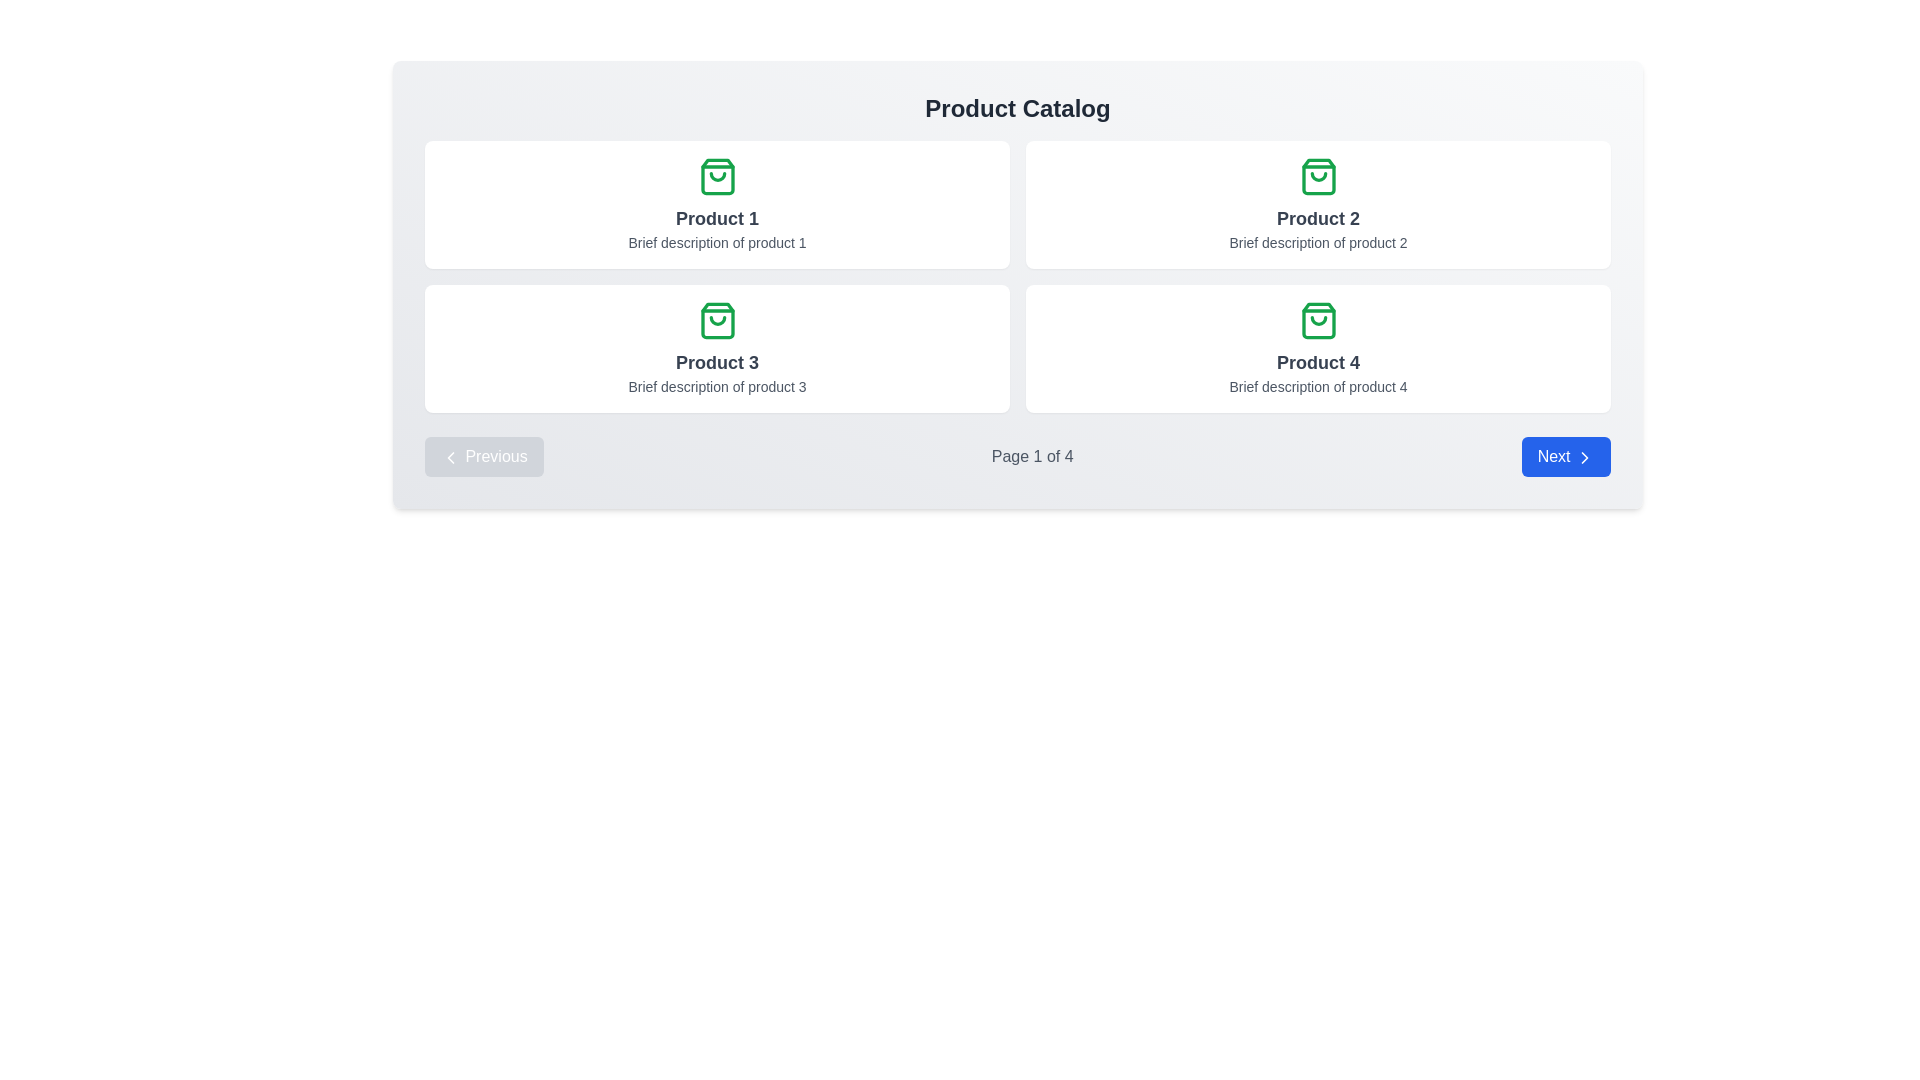  I want to click on text of the label displaying 'Product 2' located in the top-right card of the product listing interface, centered below the green shopping bag icon, so click(1318, 219).